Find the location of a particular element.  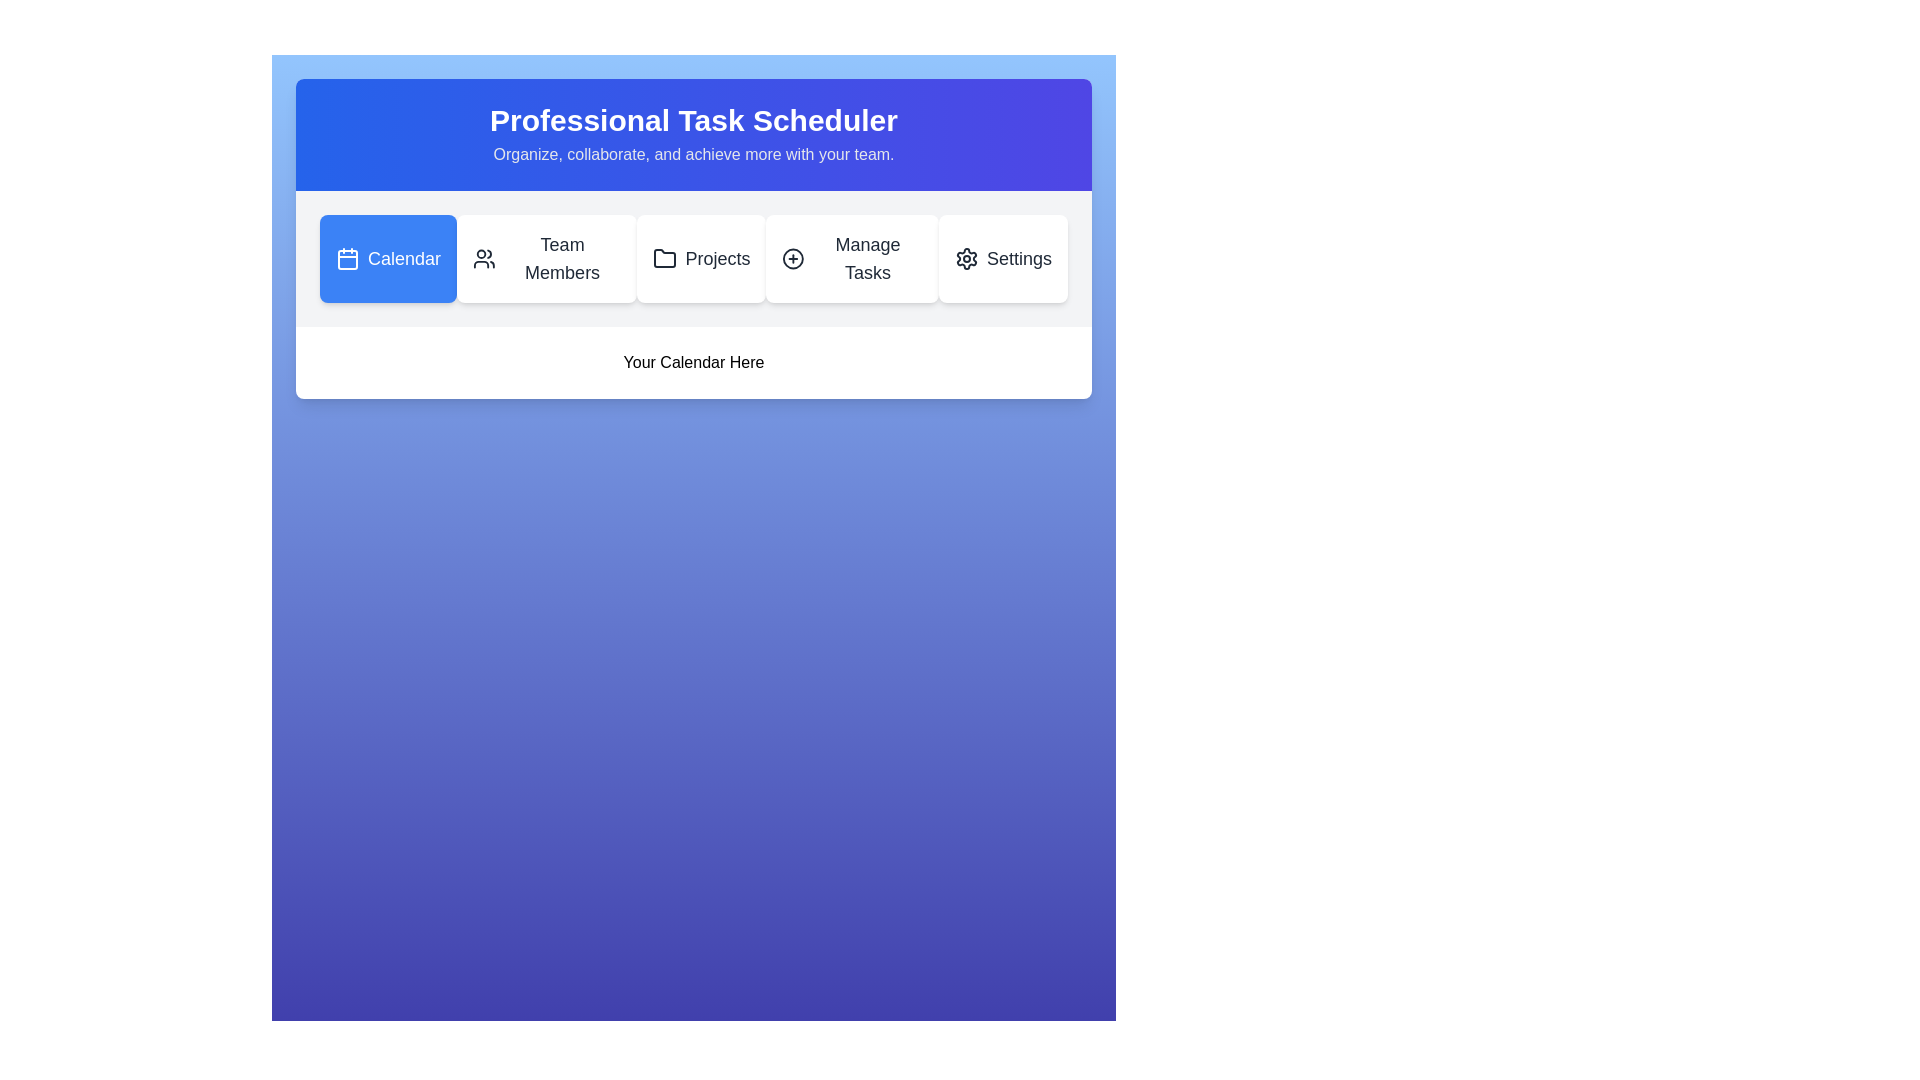

a section of the navigation bar containing interactive buttons, which is located below the header titled 'Professional Task Scheduler' is located at coordinates (694, 257).